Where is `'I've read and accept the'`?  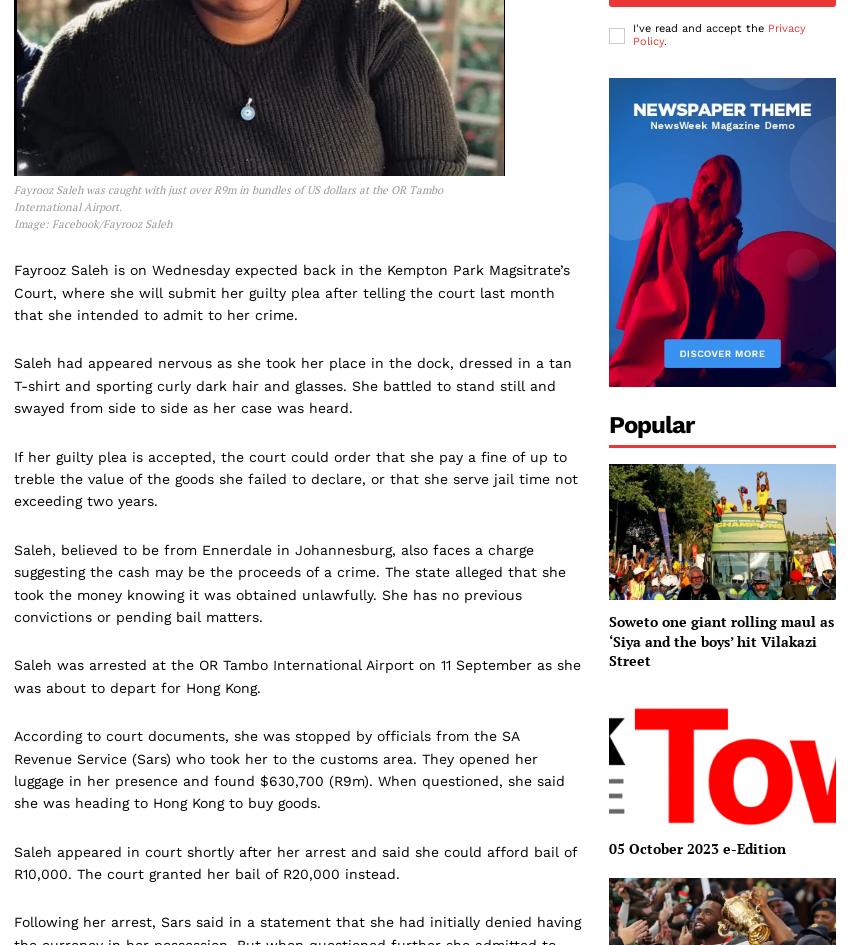
'I've read and accept the' is located at coordinates (631, 27).